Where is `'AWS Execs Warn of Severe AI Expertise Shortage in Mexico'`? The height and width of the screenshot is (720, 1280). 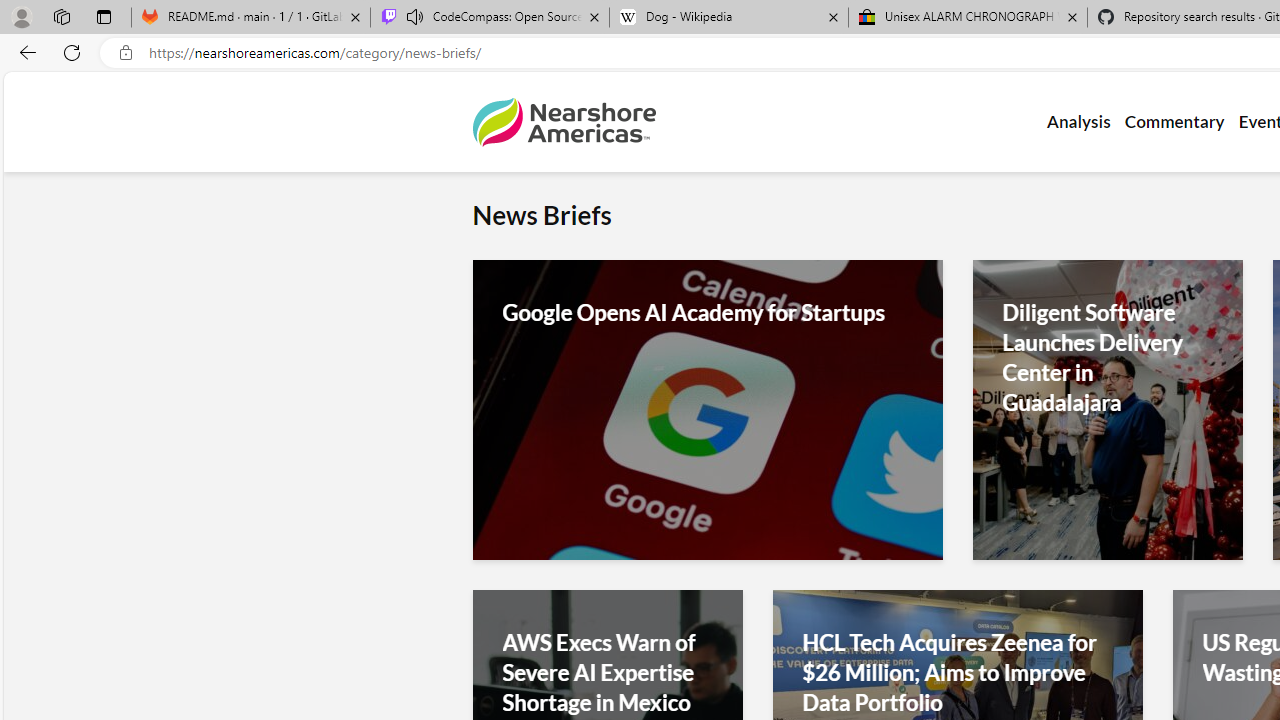 'AWS Execs Warn of Severe AI Expertise Shortage in Mexico' is located at coordinates (606, 672).